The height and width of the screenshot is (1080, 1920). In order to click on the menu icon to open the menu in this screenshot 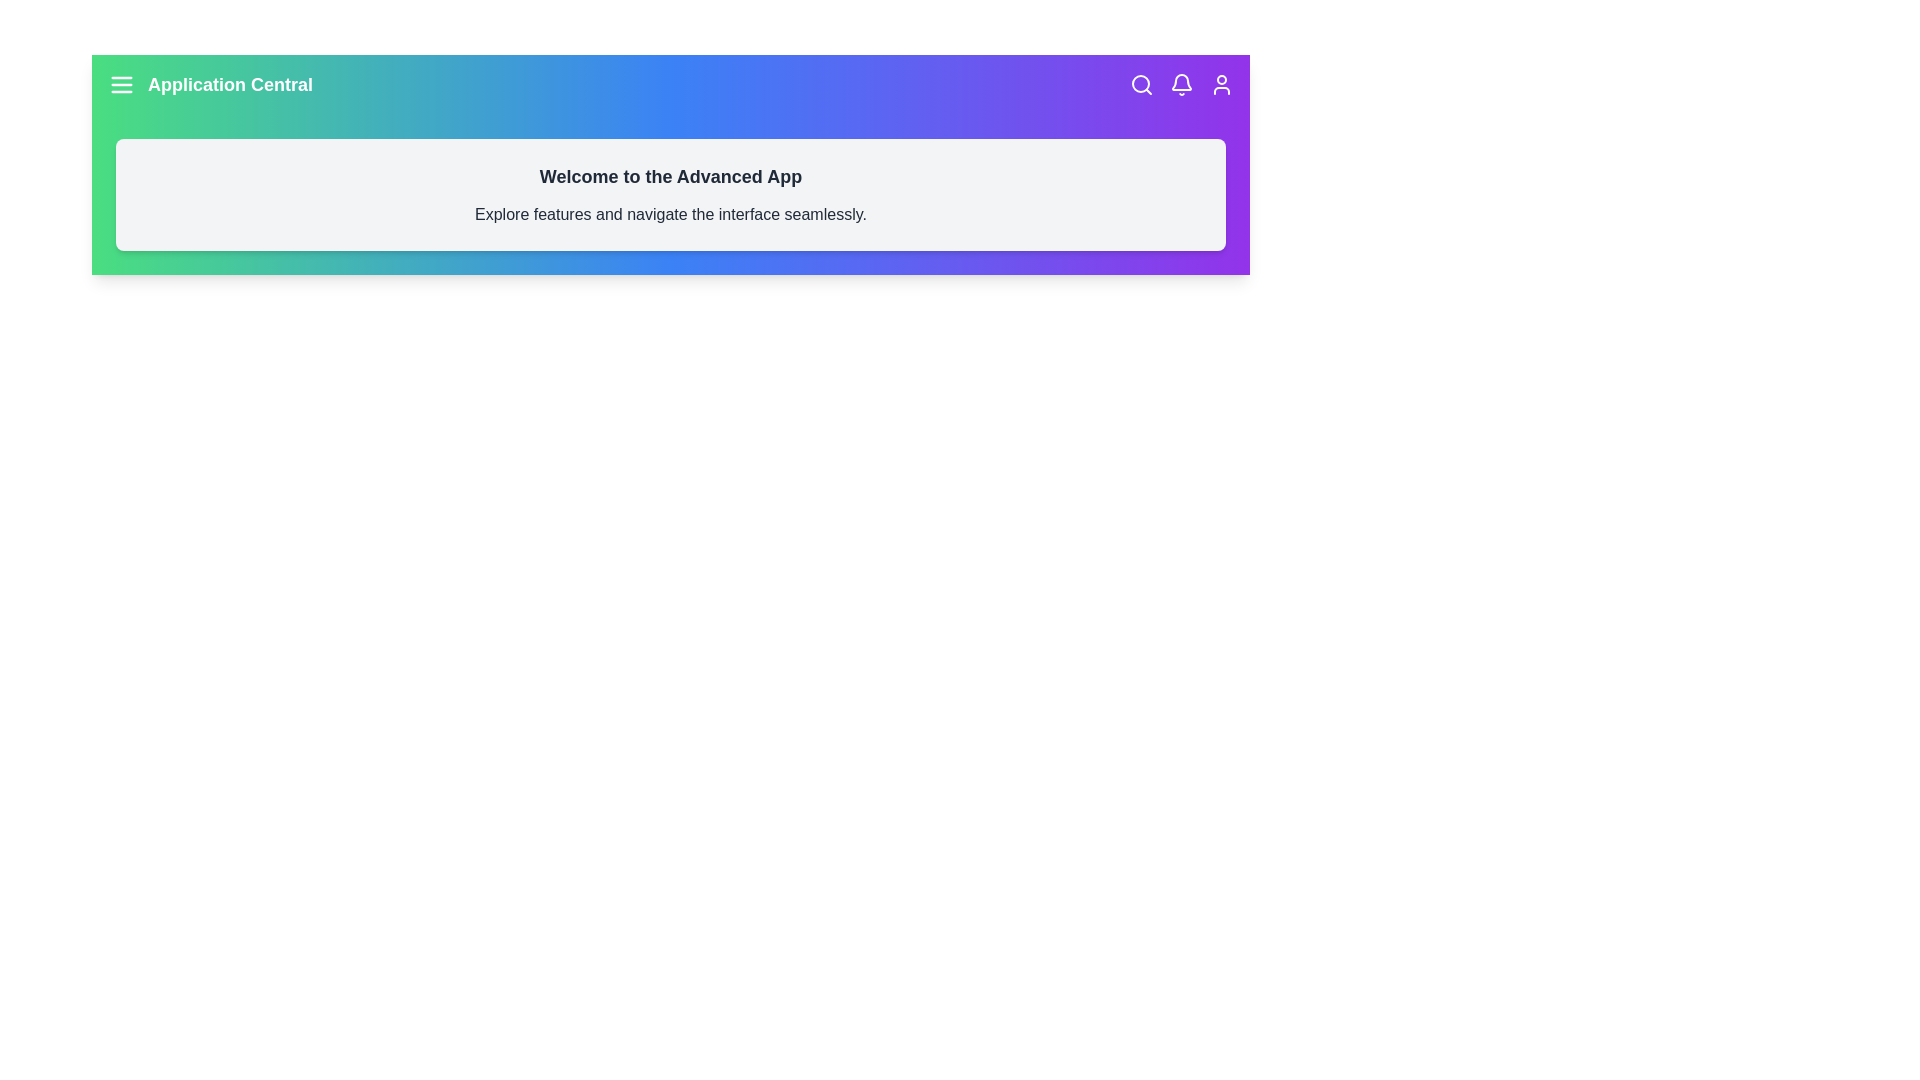, I will do `click(120, 83)`.